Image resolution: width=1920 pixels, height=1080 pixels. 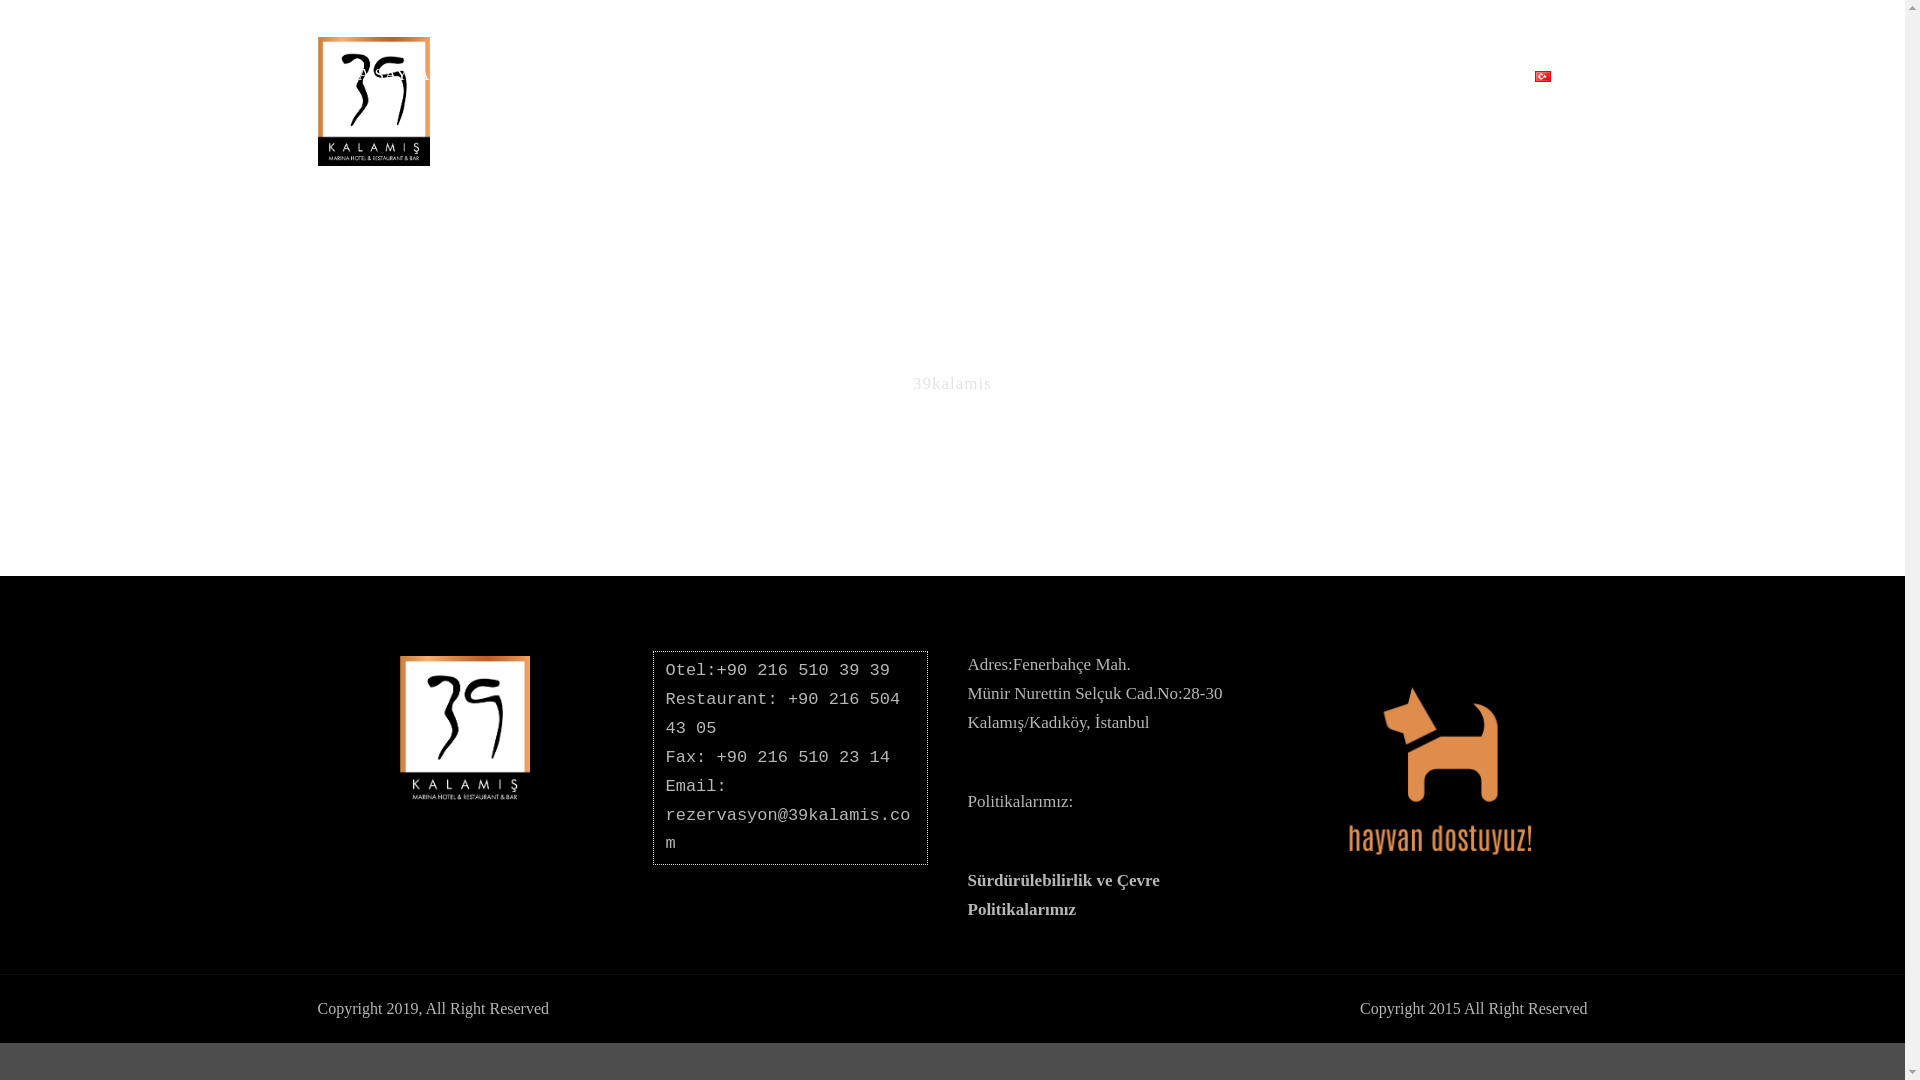 I want to click on '+90 216 510 39 39', so click(x=803, y=670).